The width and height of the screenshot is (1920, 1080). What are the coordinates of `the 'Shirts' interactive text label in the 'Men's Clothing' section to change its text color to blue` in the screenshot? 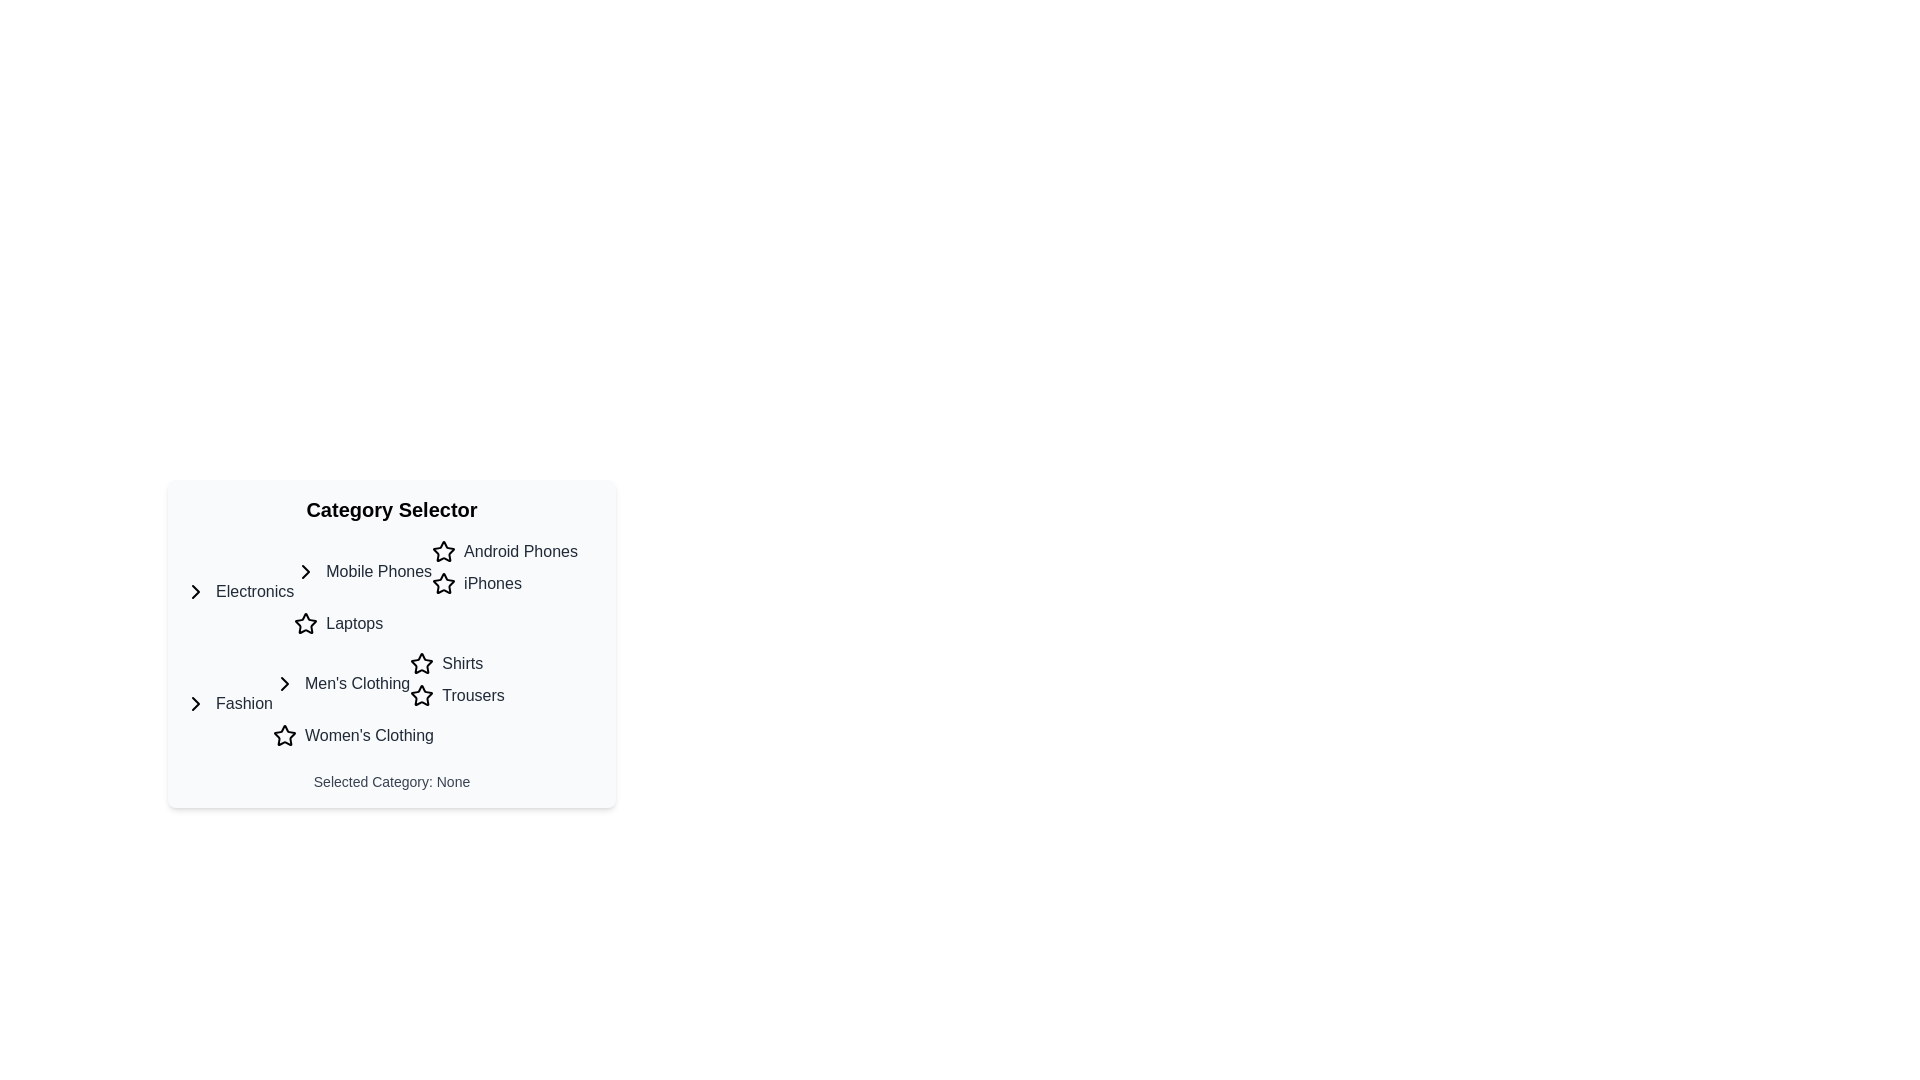 It's located at (461, 663).